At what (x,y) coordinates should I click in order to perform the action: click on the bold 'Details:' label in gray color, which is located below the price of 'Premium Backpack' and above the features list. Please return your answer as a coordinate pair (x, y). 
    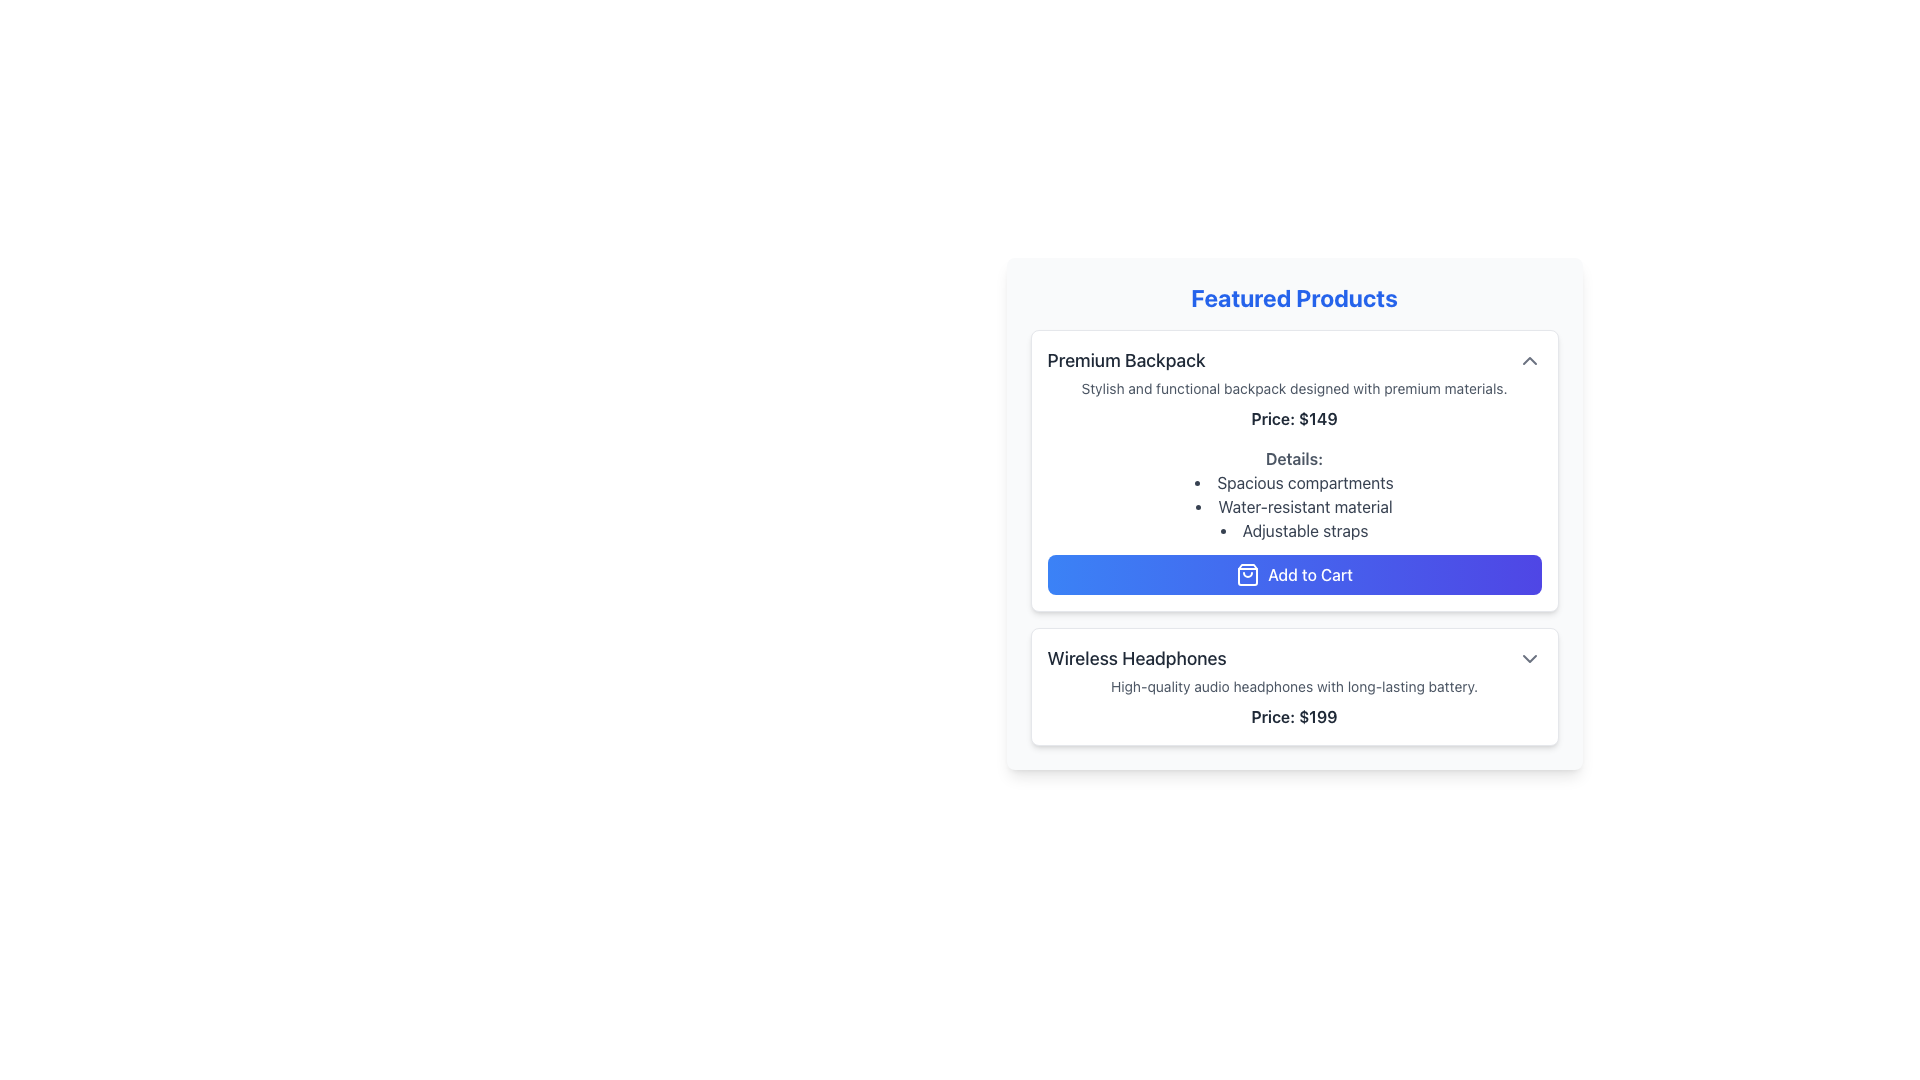
    Looking at the image, I should click on (1294, 459).